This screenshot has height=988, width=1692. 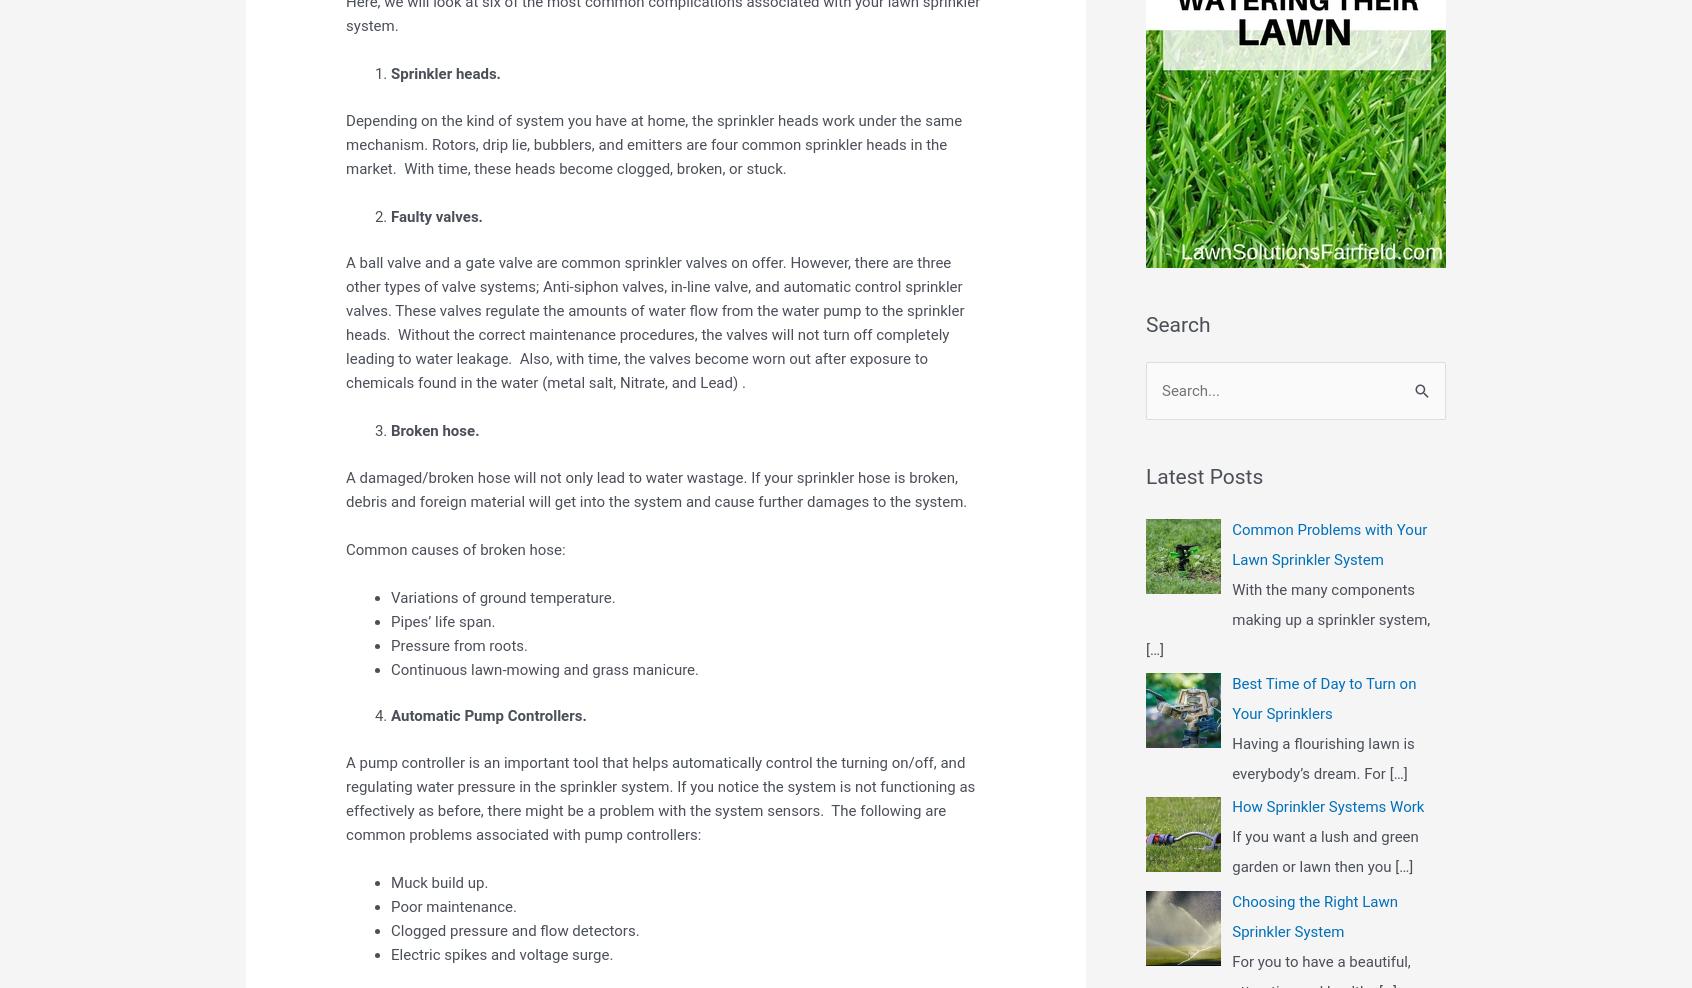 I want to click on 'Depending on the kind of system you have at home, the sprinkler heads work under the same mechanism. Rotors, drip lie, bubblers, and emitters are four common sprinkler heads in the market.  With time, these heads become clogged, broken, or stuck.', so click(x=653, y=142).